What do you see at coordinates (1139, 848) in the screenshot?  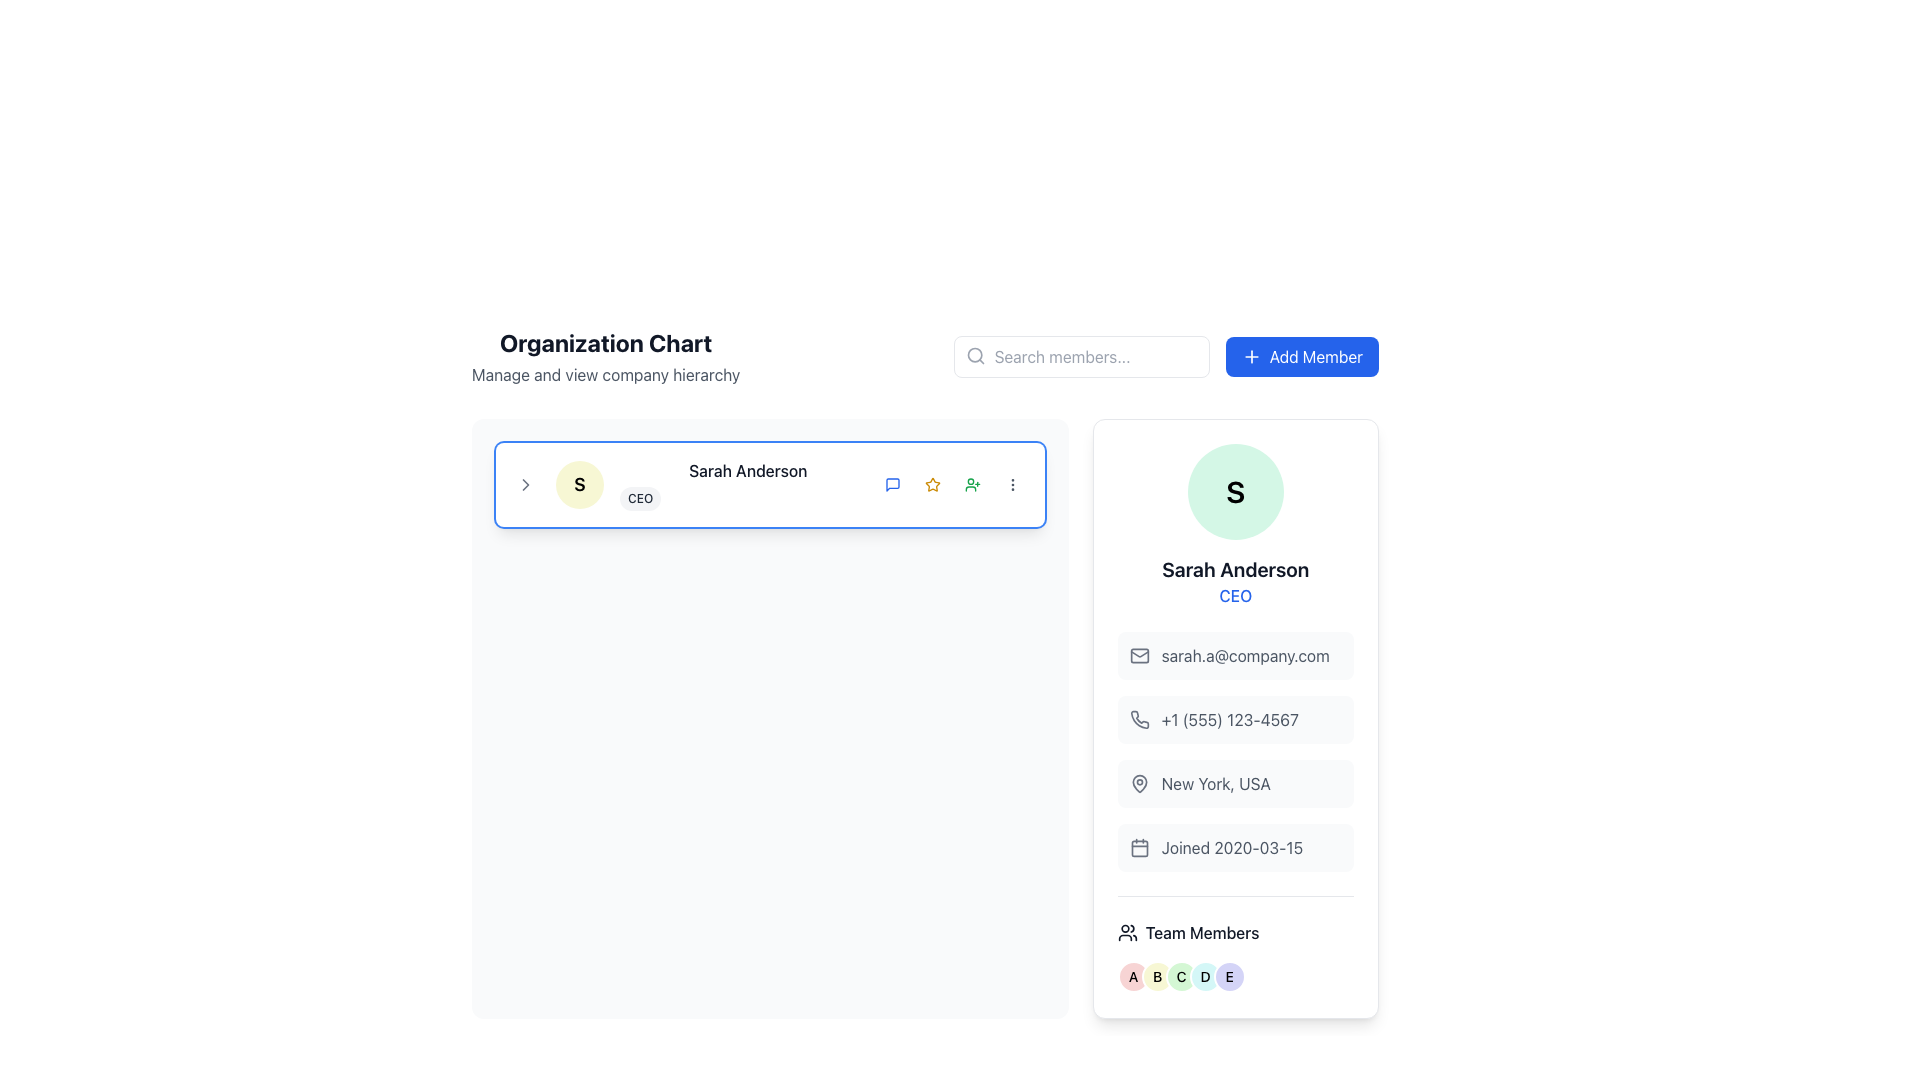 I see `the small calendar icon with a gray outline located to the left of the text 'Joined 2020-03-15'` at bounding box center [1139, 848].